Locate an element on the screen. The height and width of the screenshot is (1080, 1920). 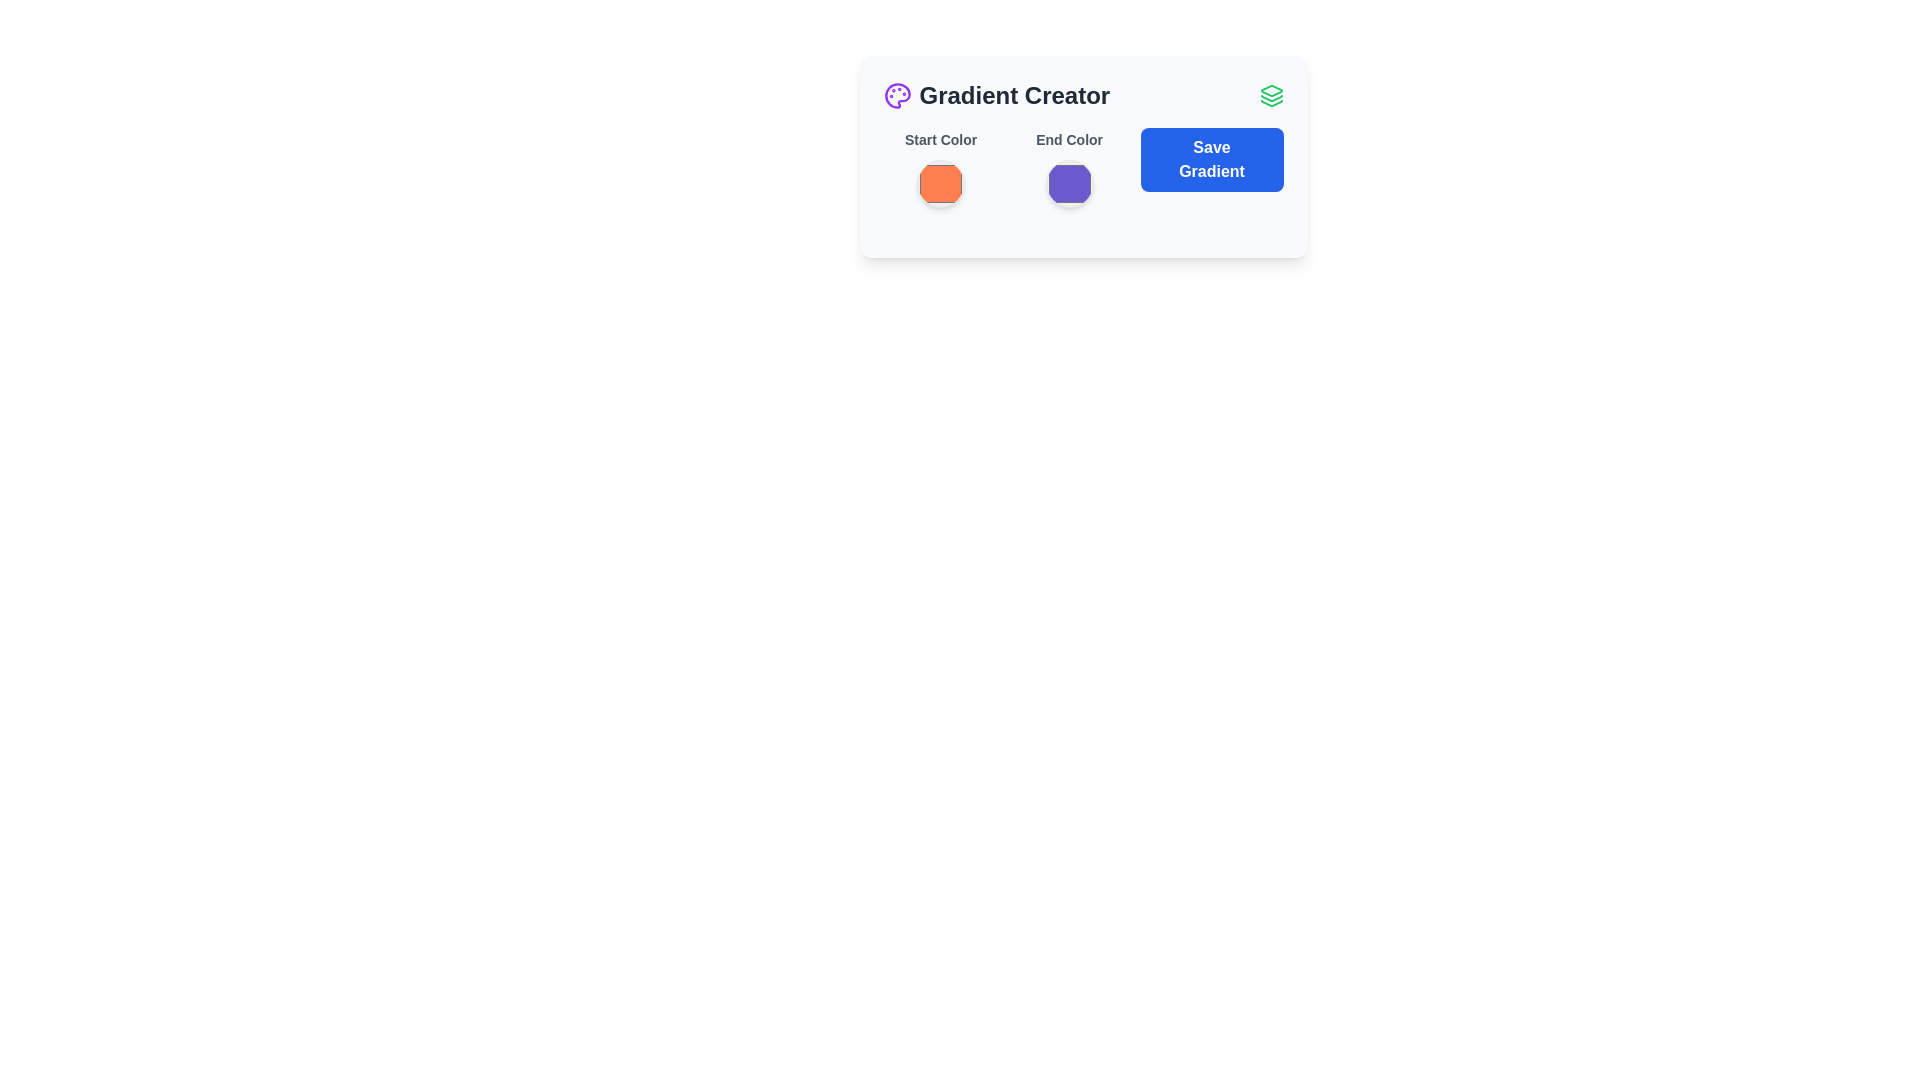
the Gradient Creator tool section header and control panel element, which allows users to set start and end colors and save their gradient selection is located at coordinates (1082, 156).